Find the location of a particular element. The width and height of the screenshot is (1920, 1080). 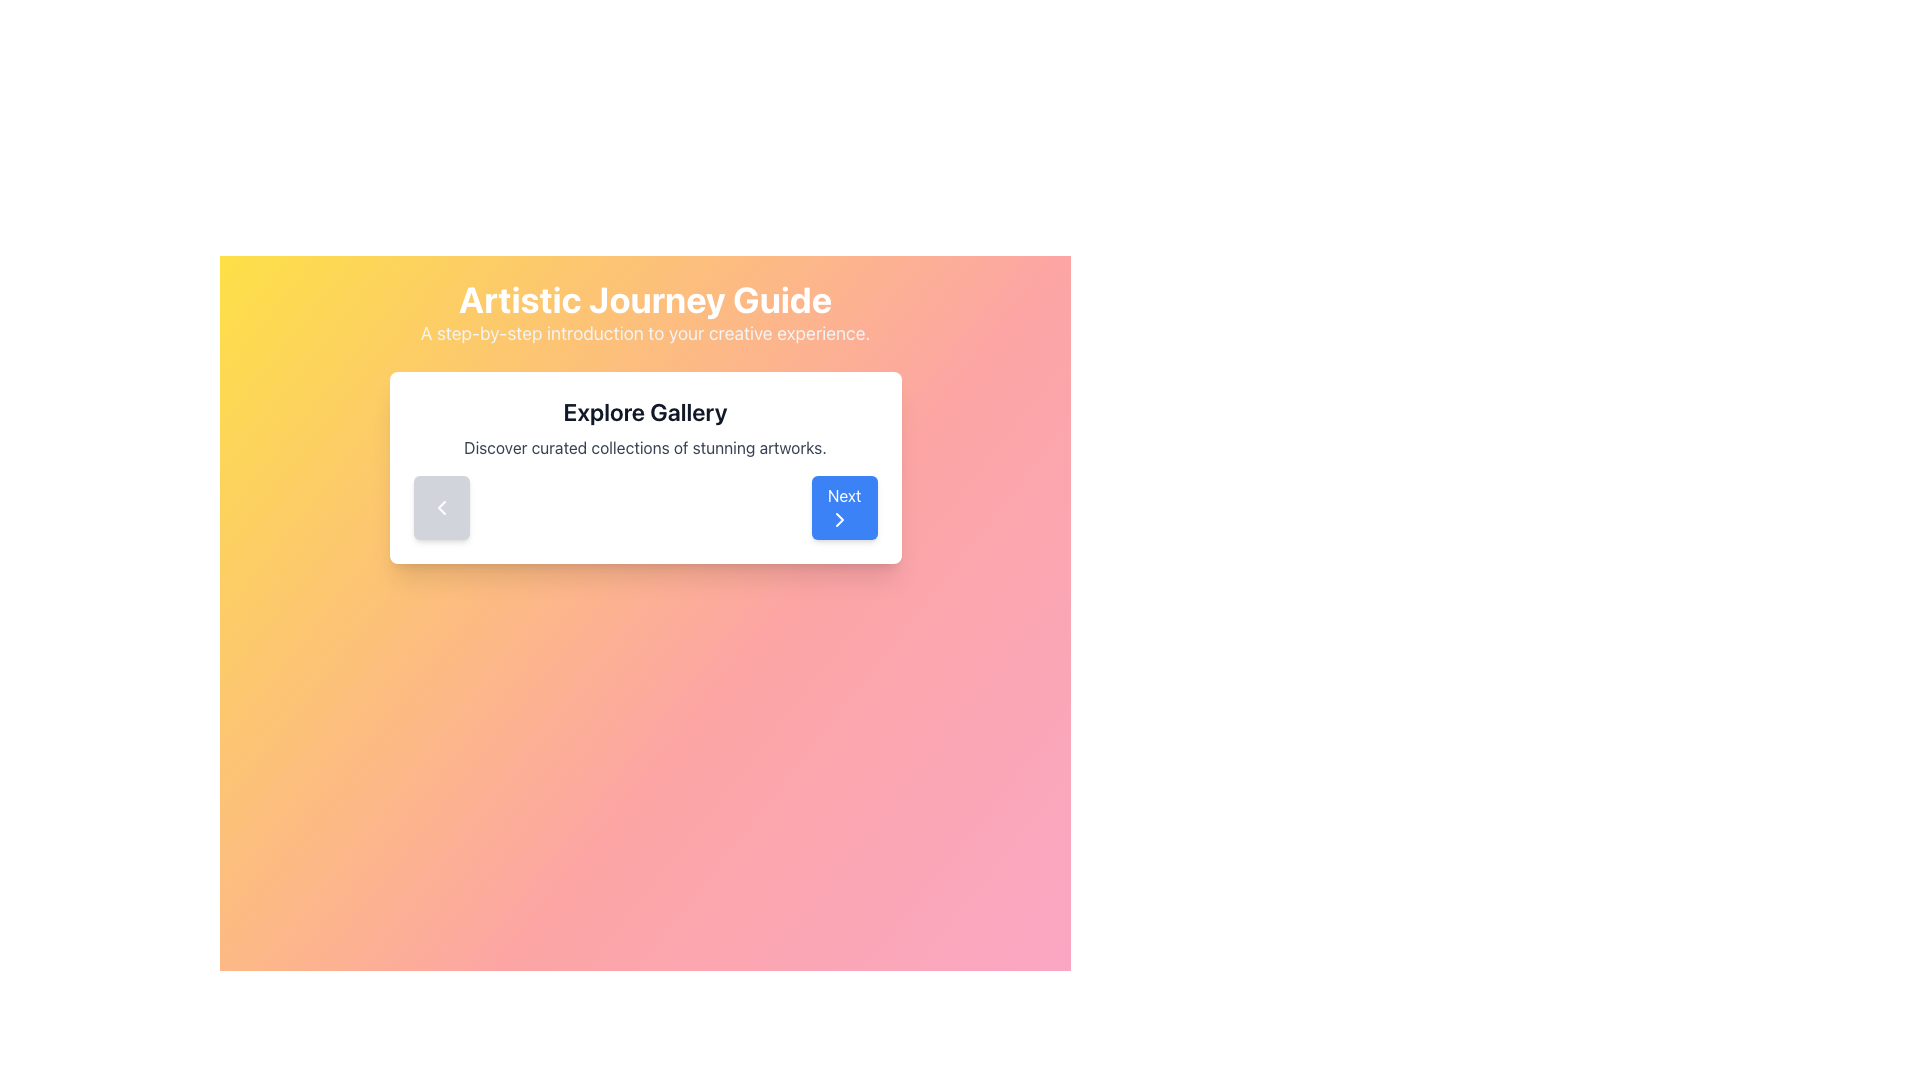

the right-pointing chevron icon located within the blue 'Next' button on the right side of a white card to proceed is located at coordinates (839, 519).